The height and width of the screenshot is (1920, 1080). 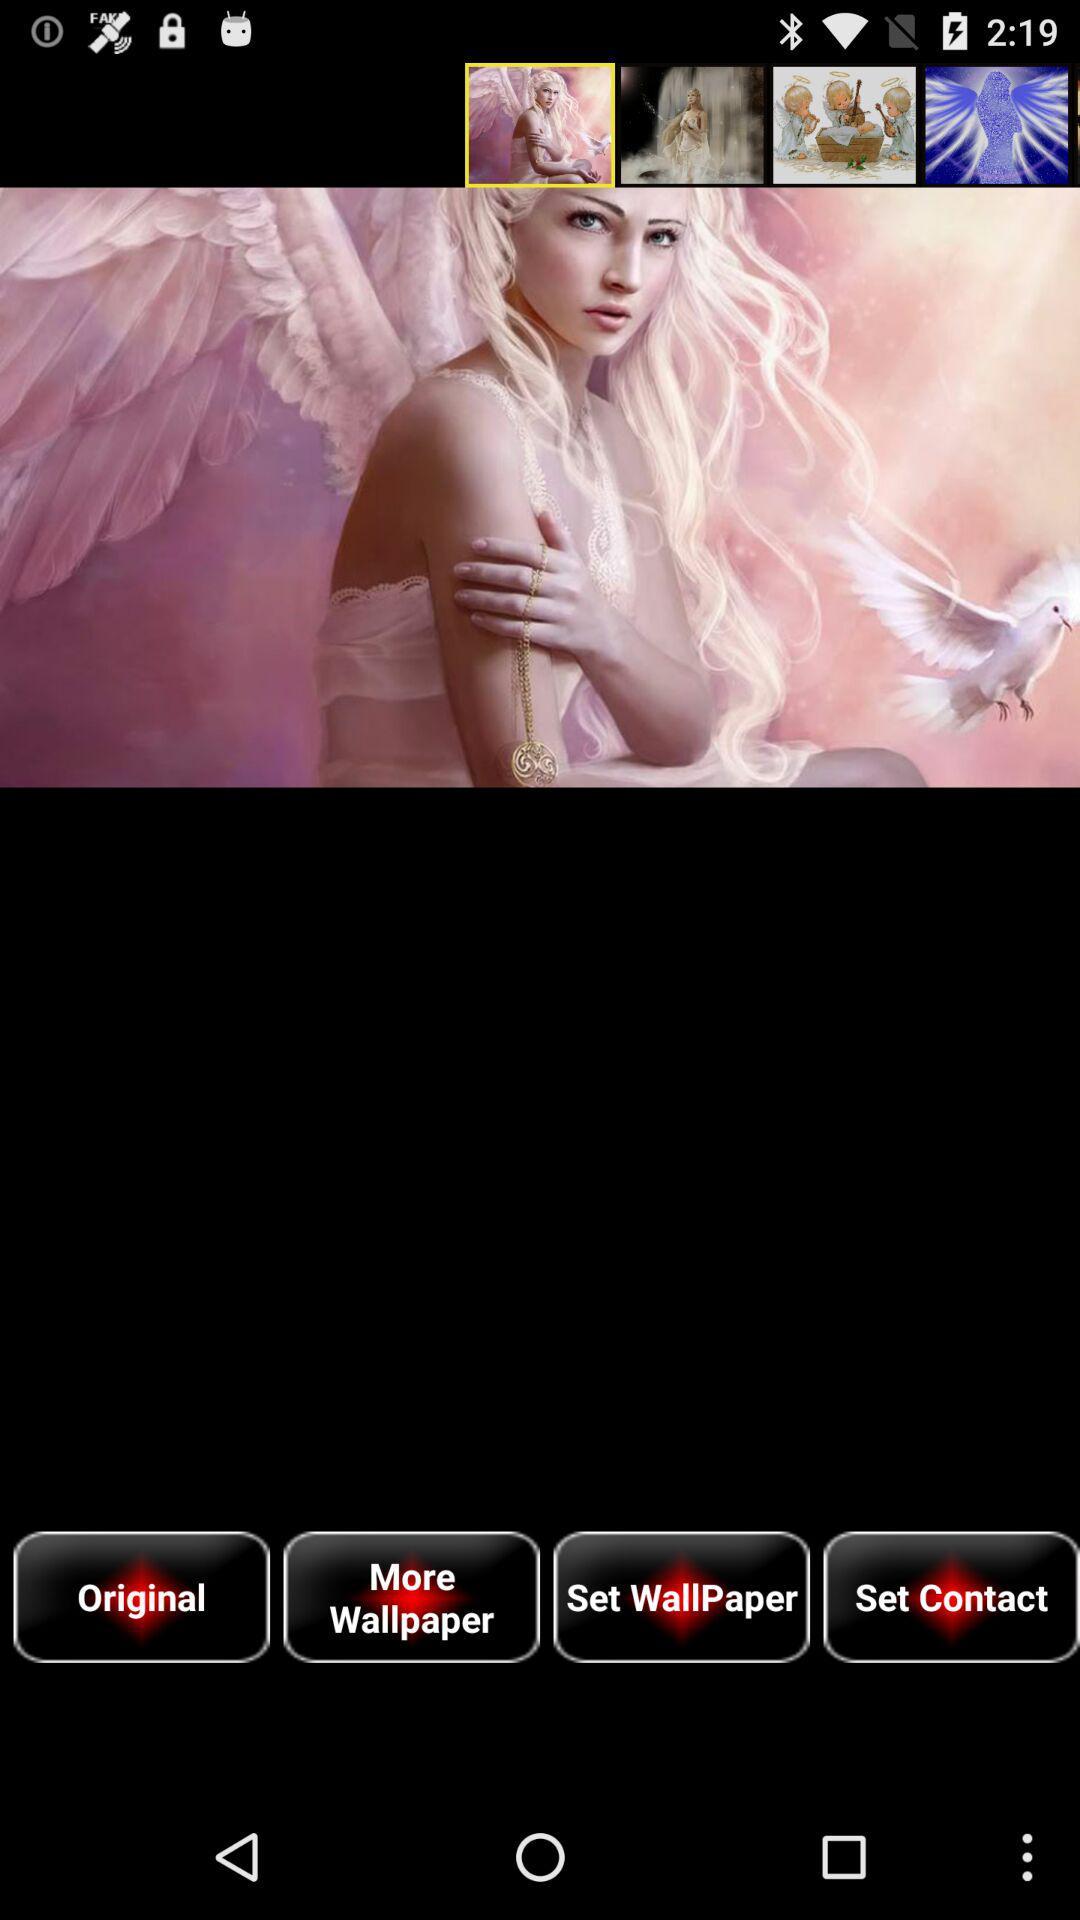 What do you see at coordinates (950, 1596) in the screenshot?
I see `the icon next to set wallpaper` at bounding box center [950, 1596].